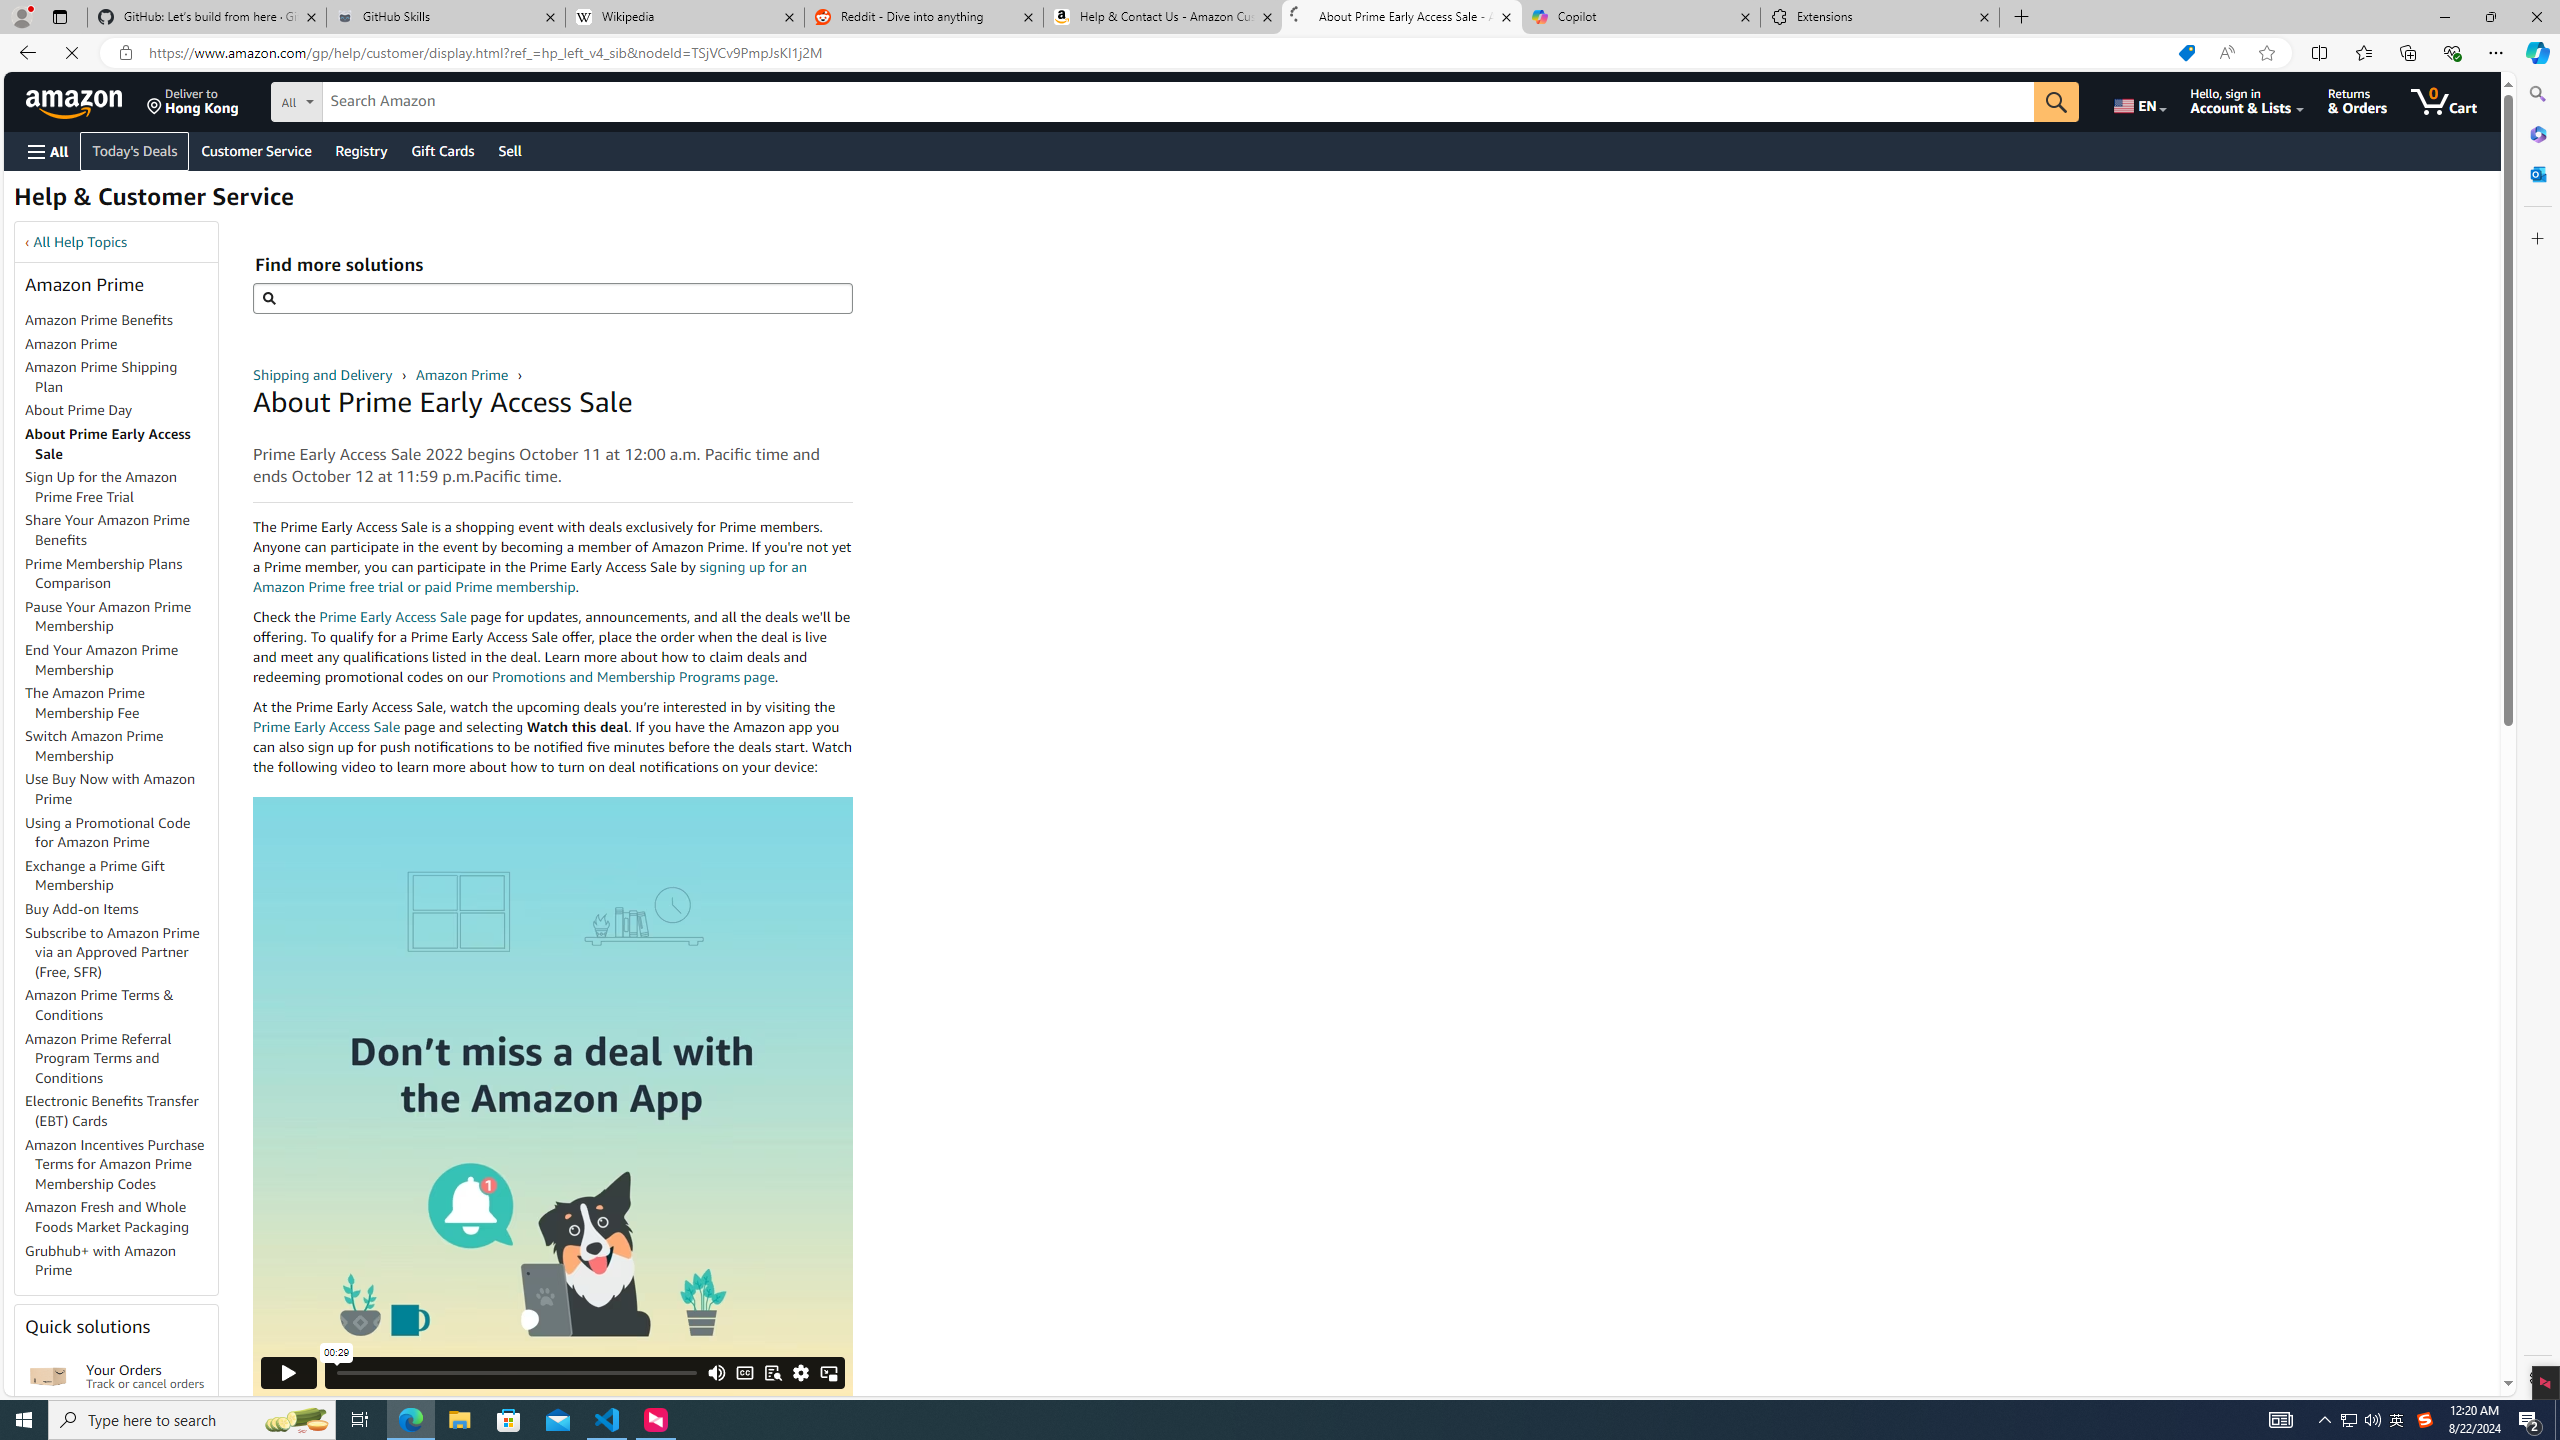 This screenshot has height=1440, width=2560. Describe the element at coordinates (66, 187) in the screenshot. I see `'Today'` at that location.